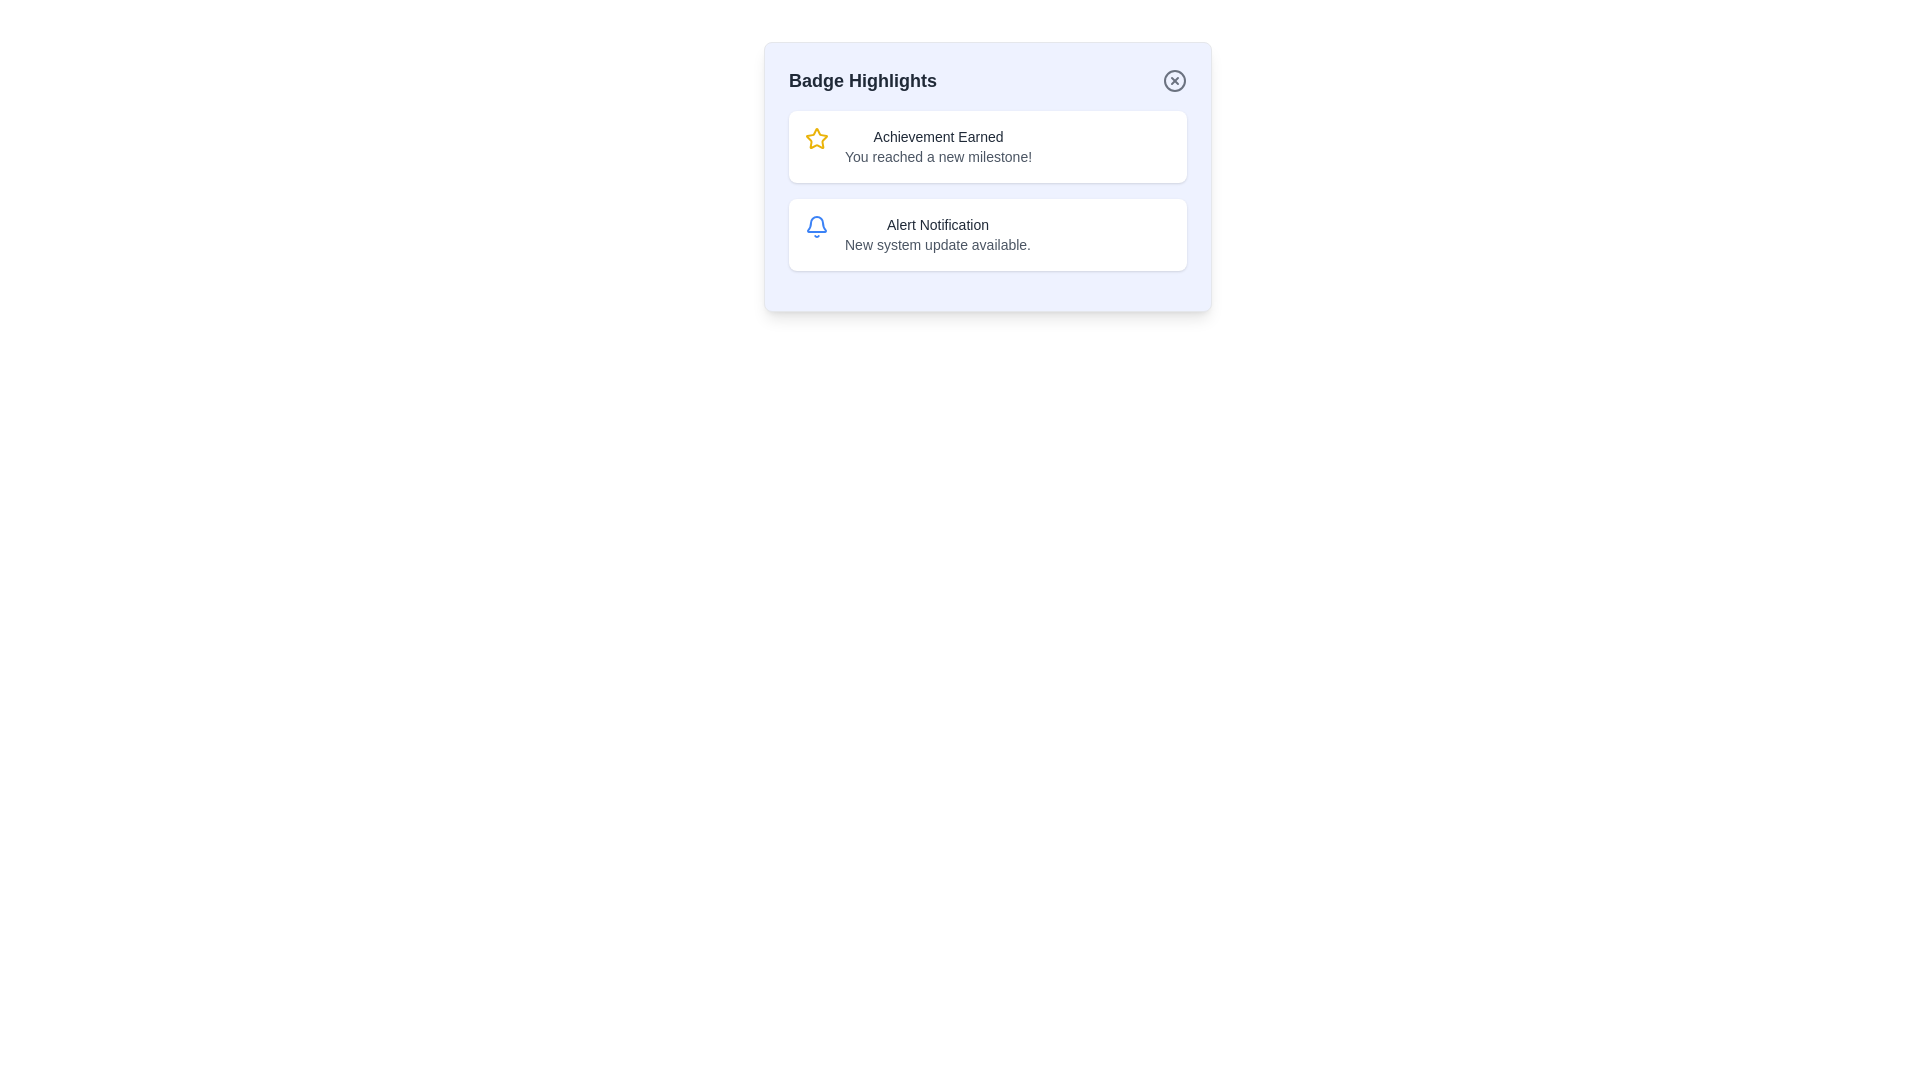 This screenshot has height=1080, width=1920. Describe the element at coordinates (936, 244) in the screenshot. I see `the text label element that reads 'New system update available.' which is located below 'Alert Notification' within the 'Badge Highlights' box` at that location.